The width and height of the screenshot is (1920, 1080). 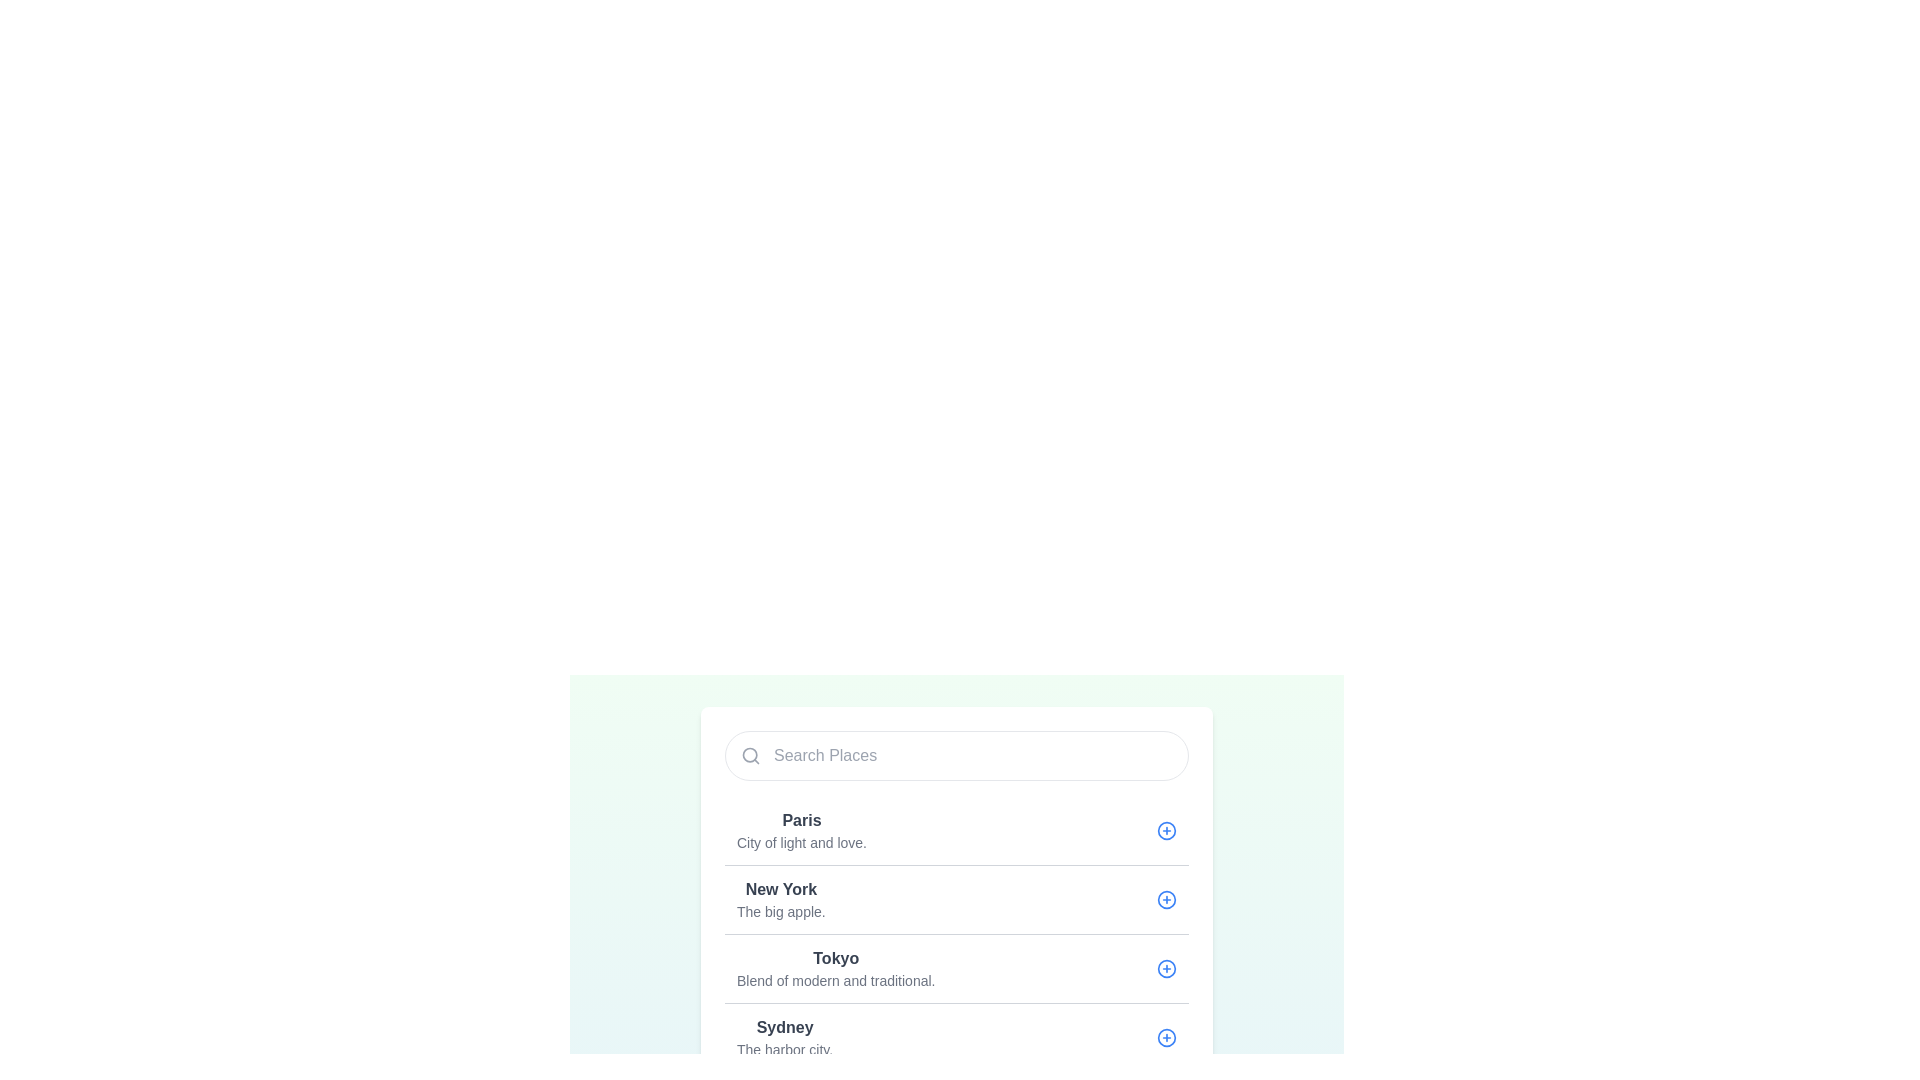 What do you see at coordinates (1166, 1036) in the screenshot?
I see `the button icon to add or expand details about 'Sydney' in the list, positioned to the right of the 'Sydney' section` at bounding box center [1166, 1036].